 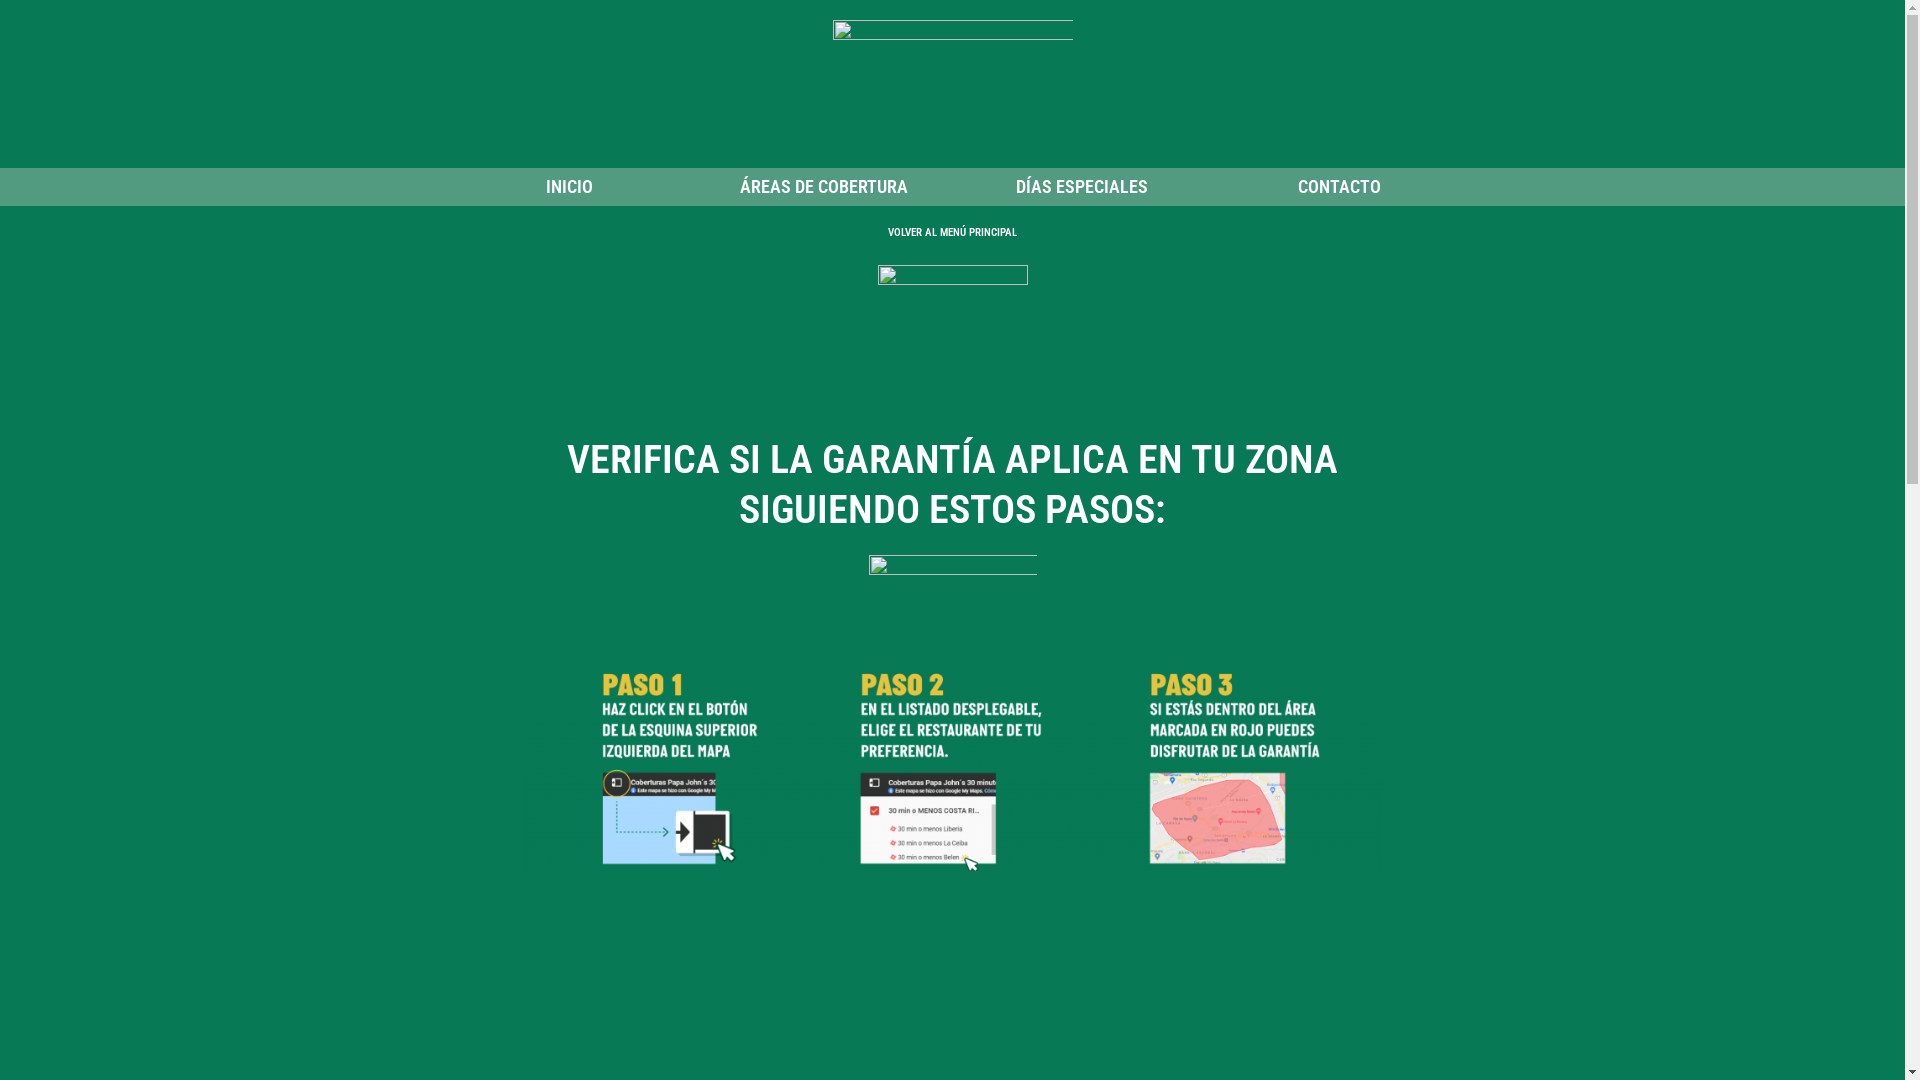 I want to click on 'CONTACTO', so click(x=1339, y=186).